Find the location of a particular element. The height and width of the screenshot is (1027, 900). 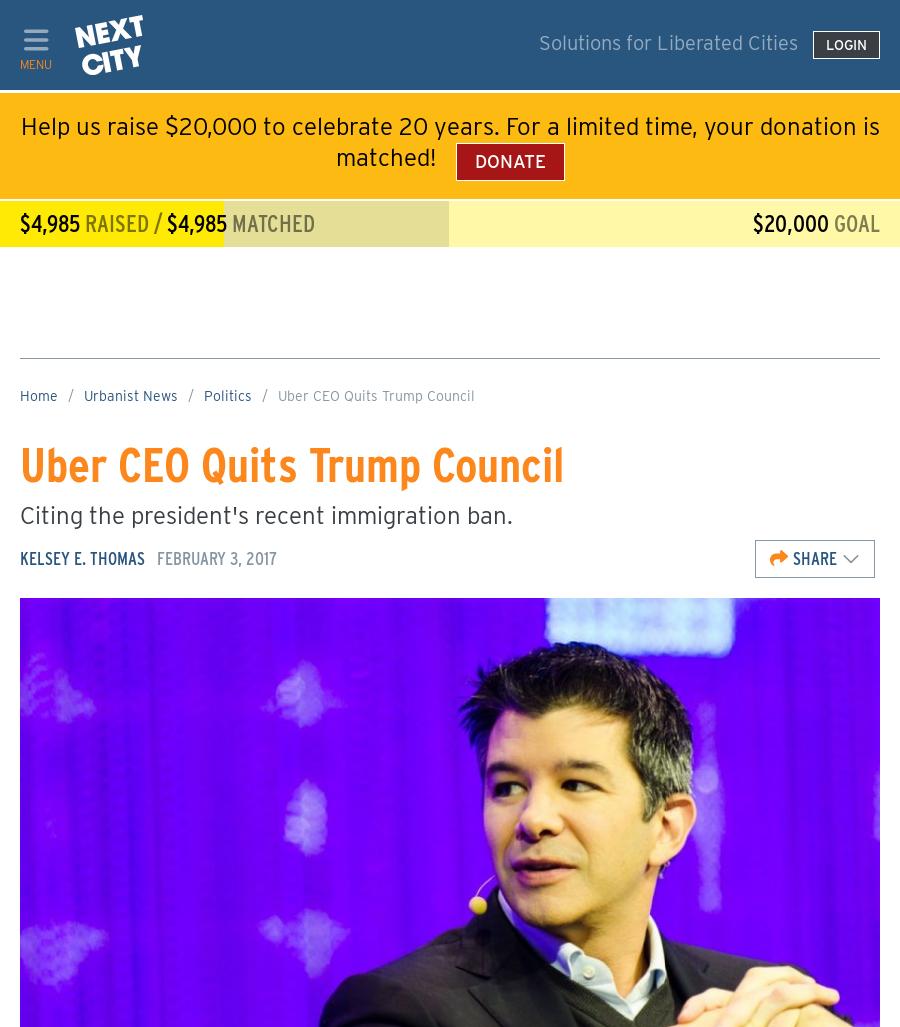

'$20,000' is located at coordinates (793, 222).